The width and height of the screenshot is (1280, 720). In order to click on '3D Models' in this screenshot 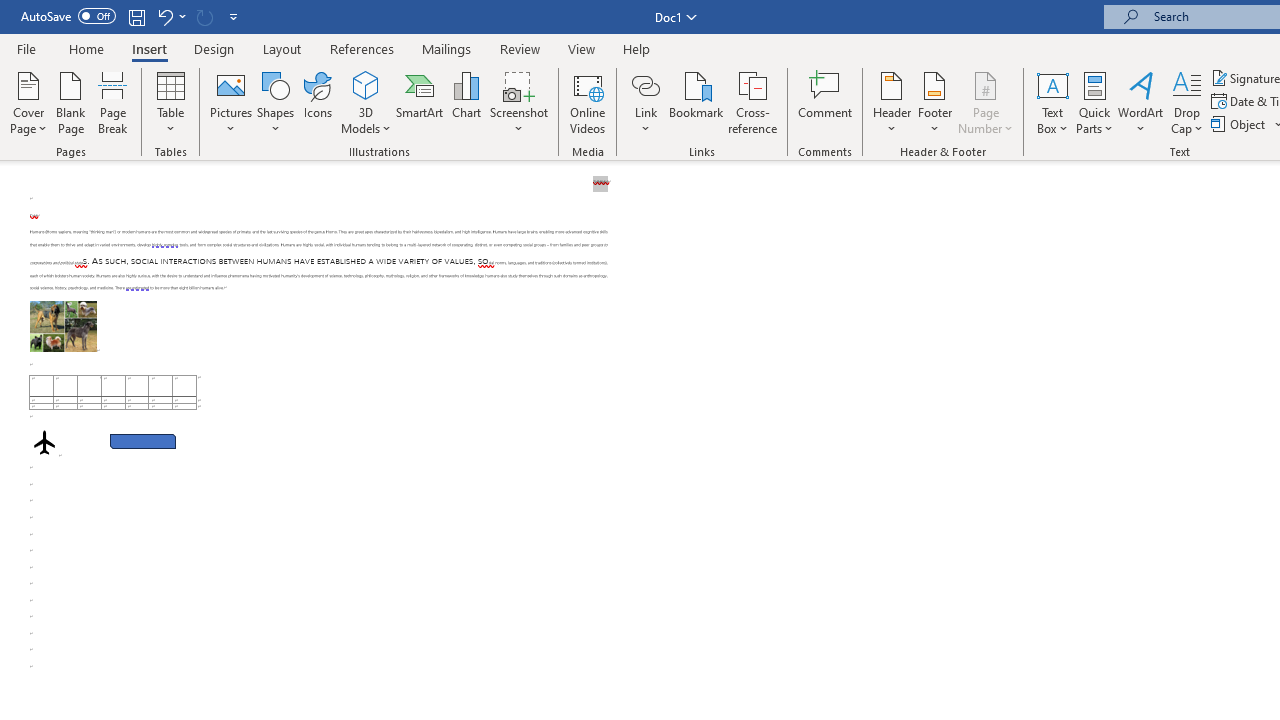, I will do `click(366, 103)`.